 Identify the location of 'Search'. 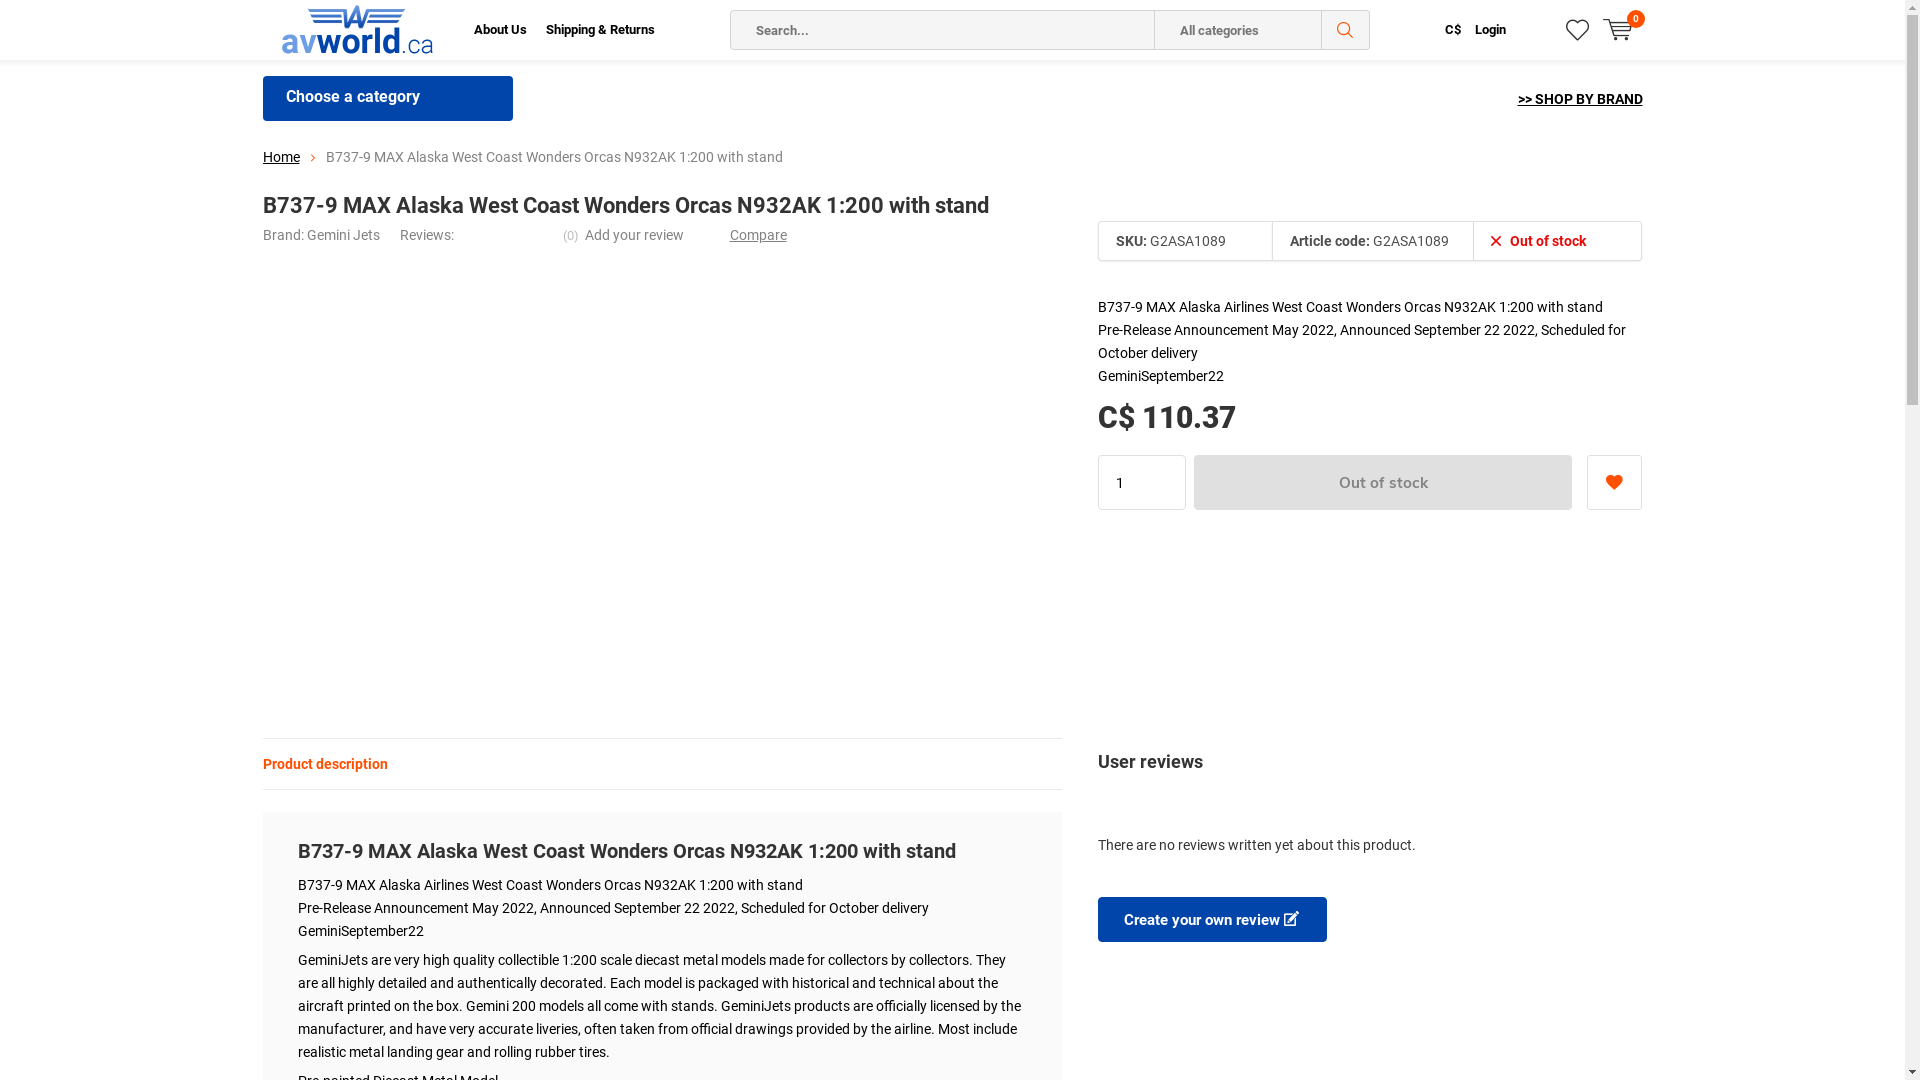
(1345, 30).